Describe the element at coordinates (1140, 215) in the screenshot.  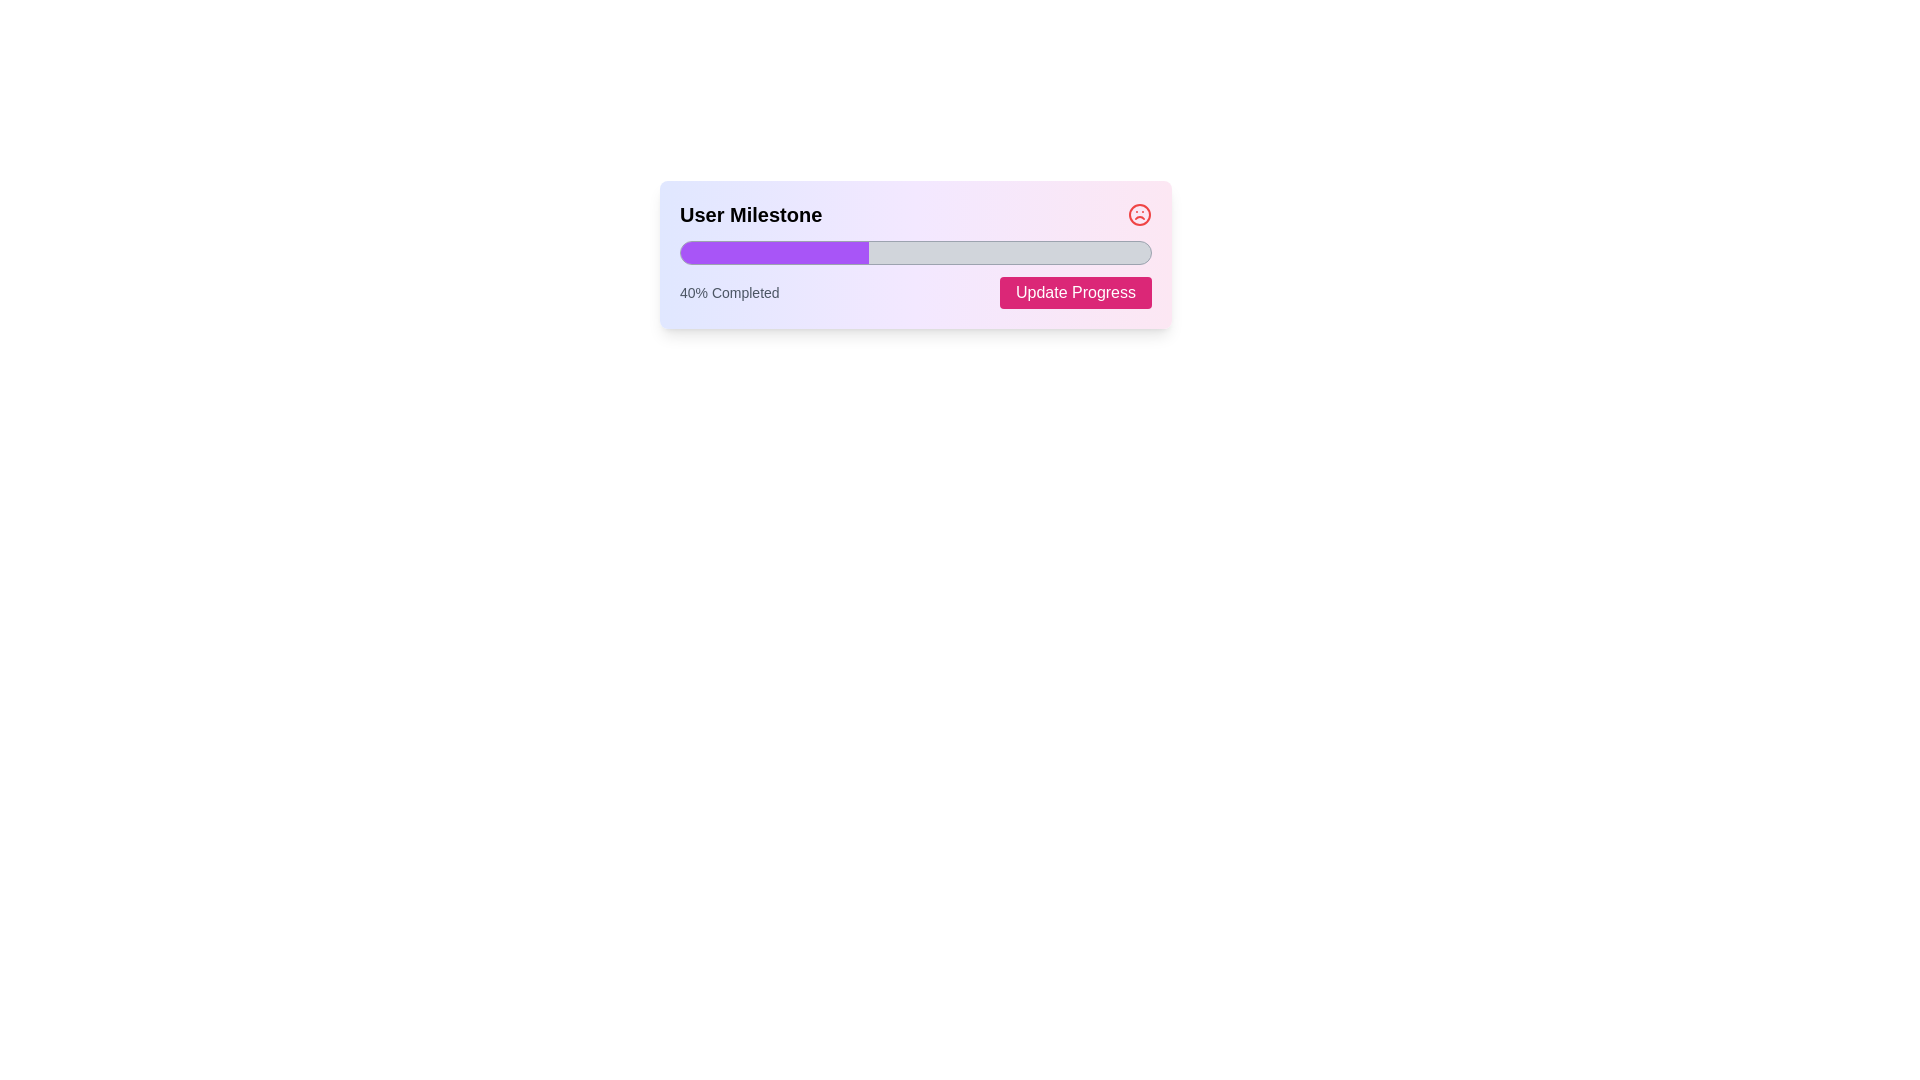
I see `the alert icon in the top-right corner of the 'User Milestone' module` at that location.